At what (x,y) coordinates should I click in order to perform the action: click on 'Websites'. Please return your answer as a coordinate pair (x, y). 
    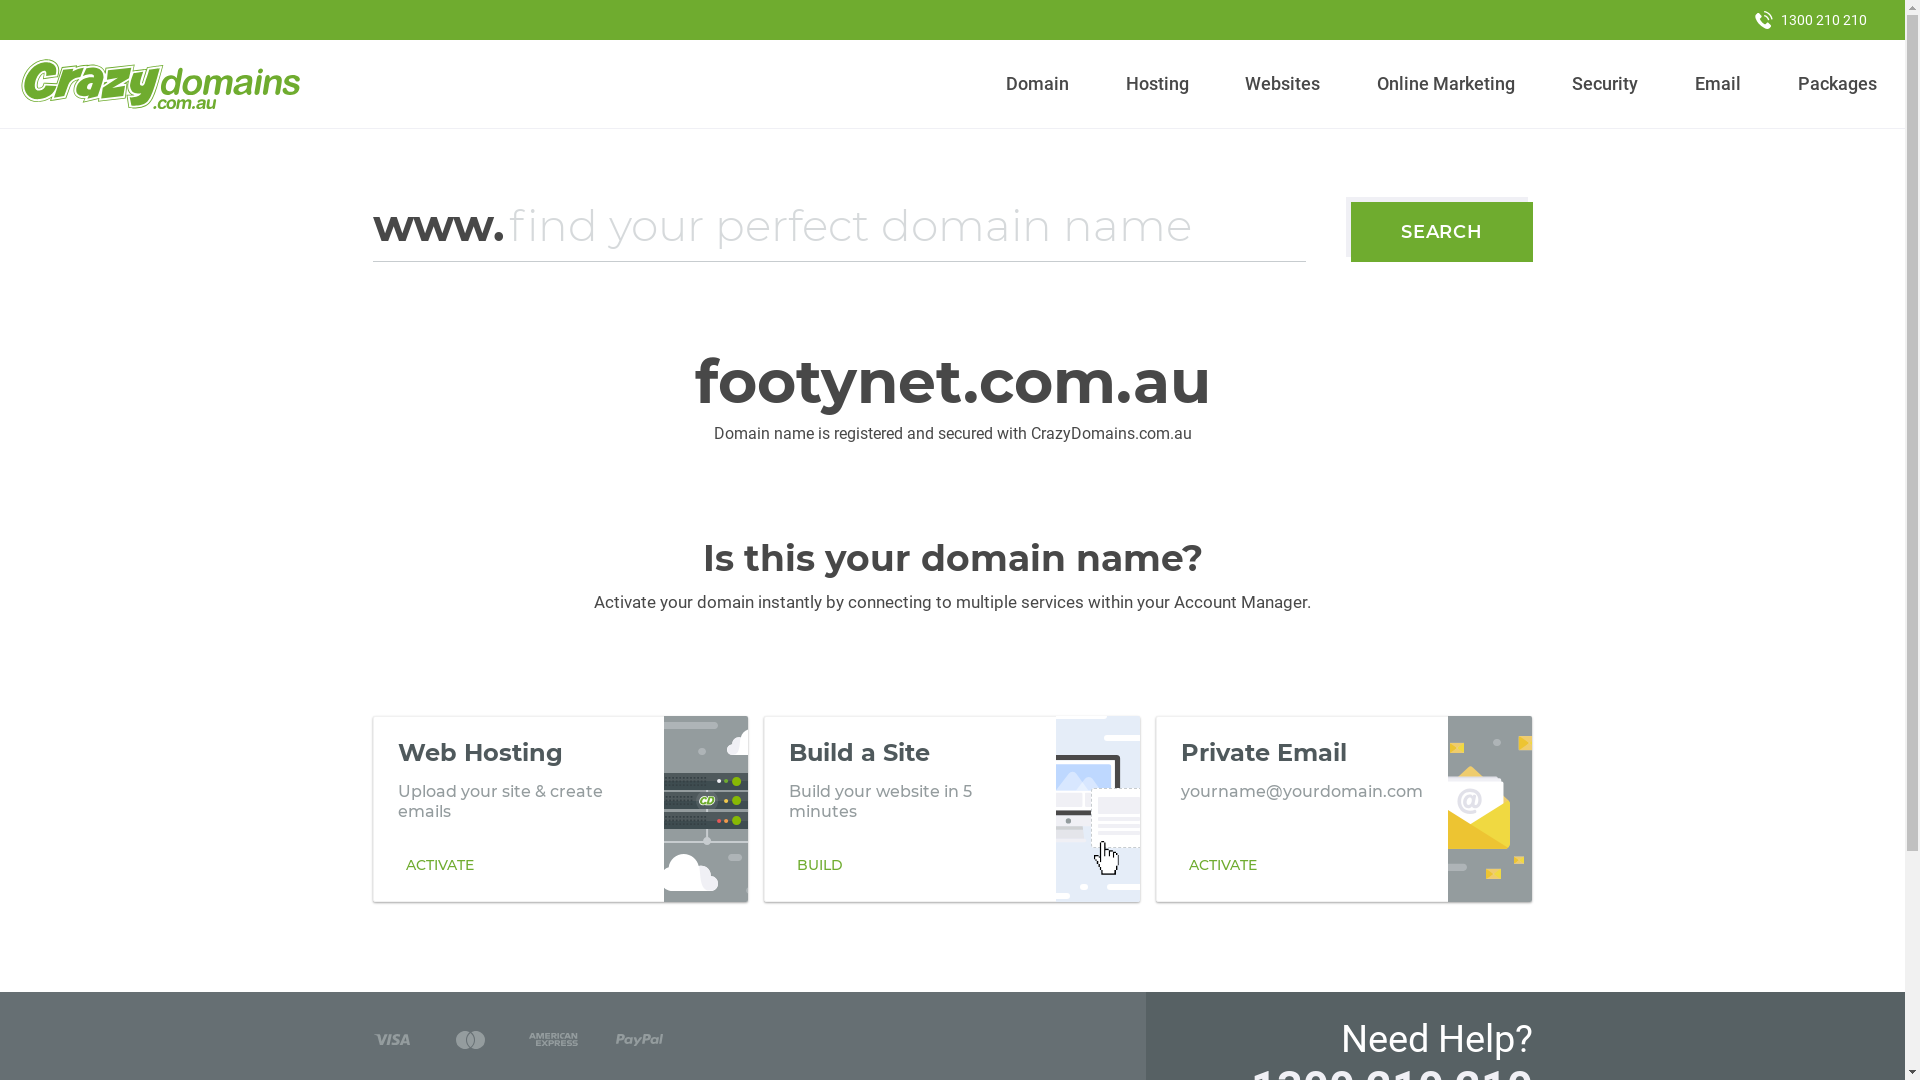
    Looking at the image, I should click on (1236, 83).